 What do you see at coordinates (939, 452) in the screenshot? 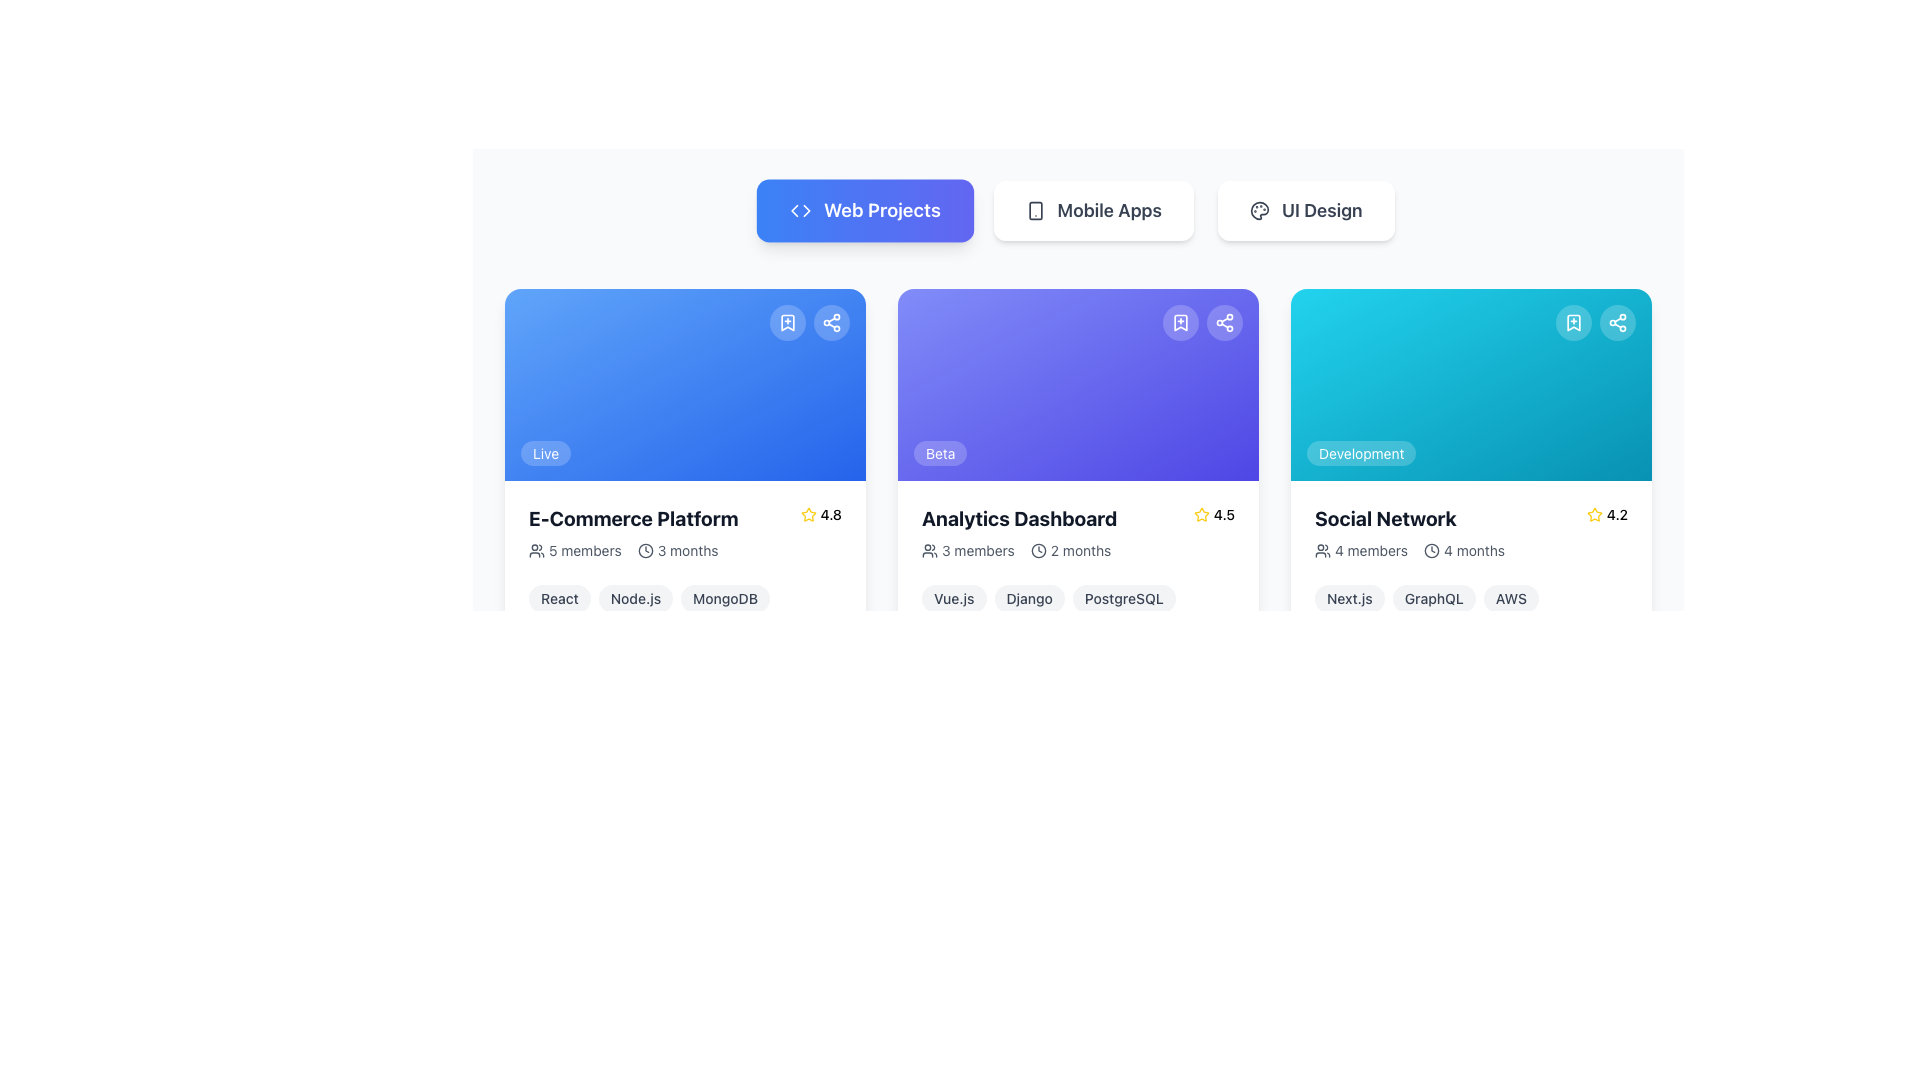
I see `text of the 'Beta' badge located in the lower-left corner of the purple 'Analytics Dashboard' card` at bounding box center [939, 452].